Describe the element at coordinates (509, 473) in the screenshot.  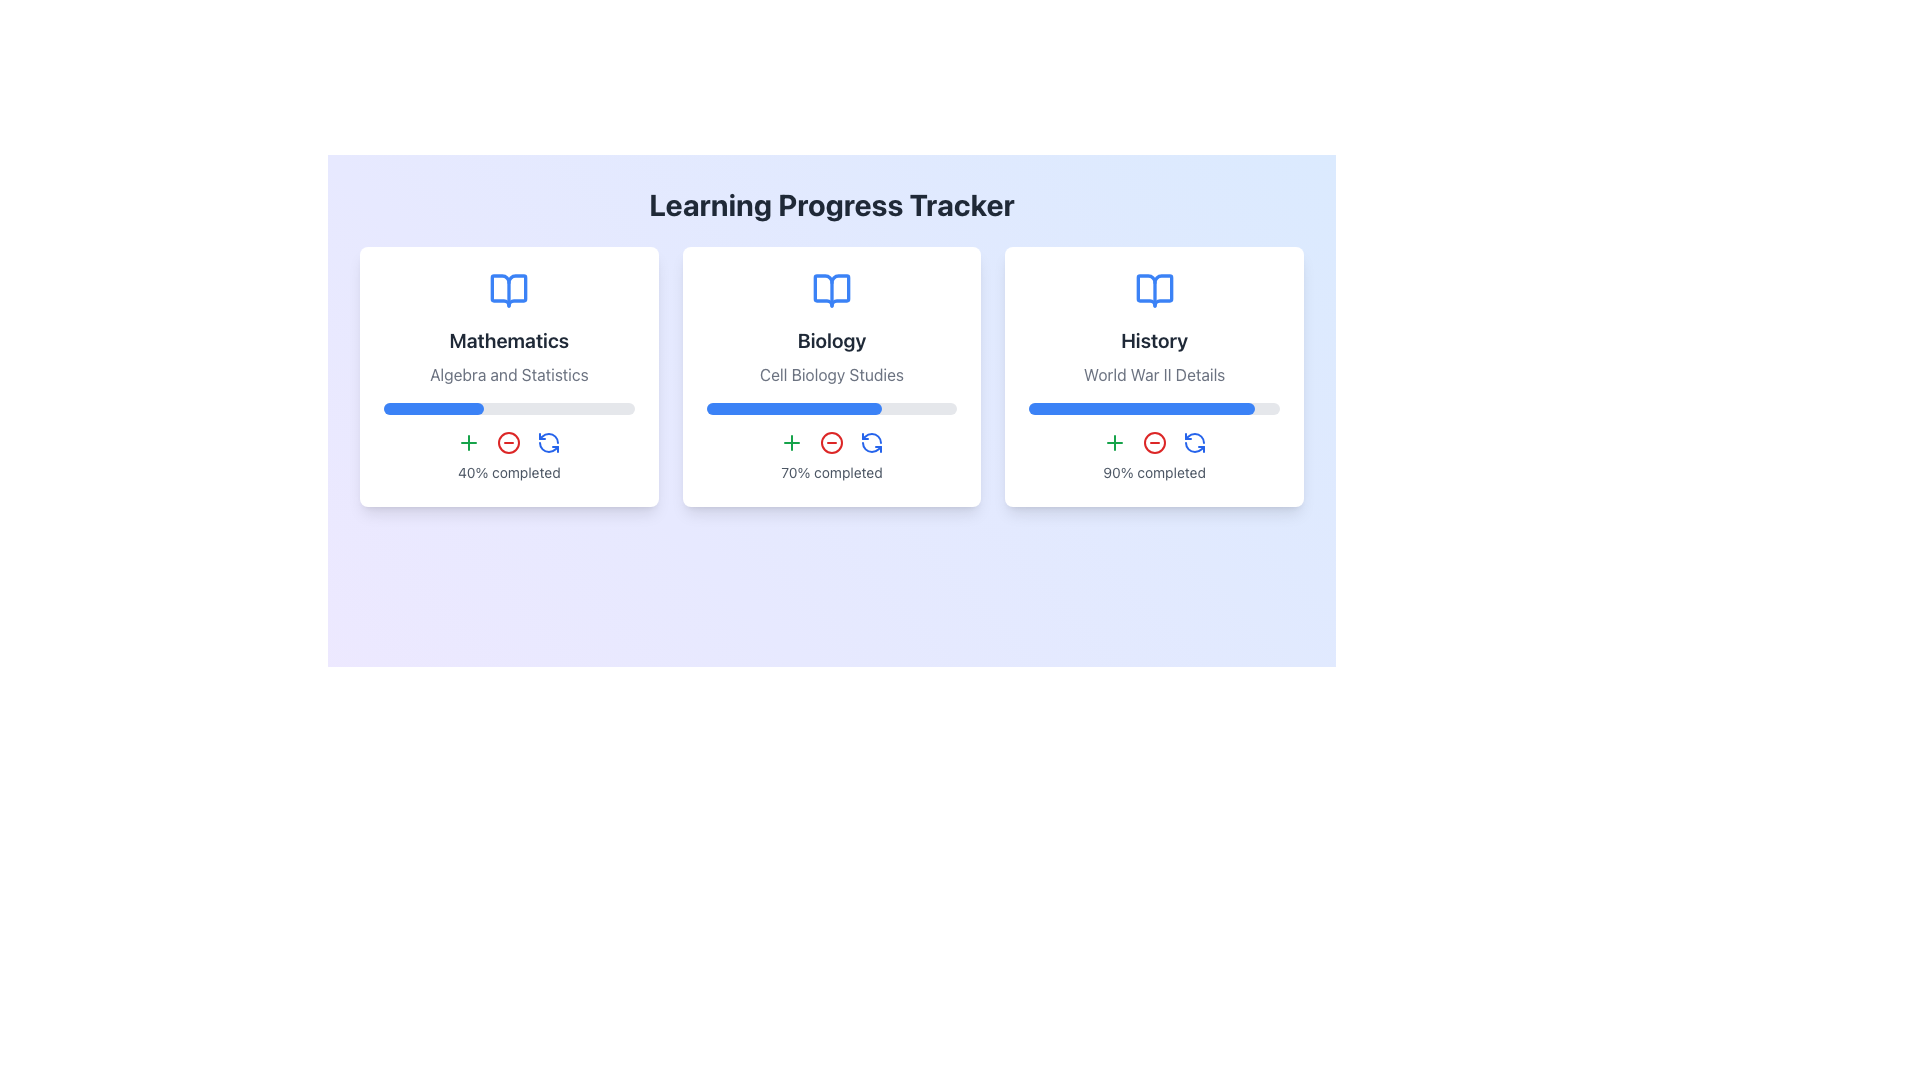
I see `the text element that indicates '40% completed' progress level, located at the bottom of the leftmost card section under the 'Mathematics' title and 'Algebra and Statistics' subtitle` at that location.